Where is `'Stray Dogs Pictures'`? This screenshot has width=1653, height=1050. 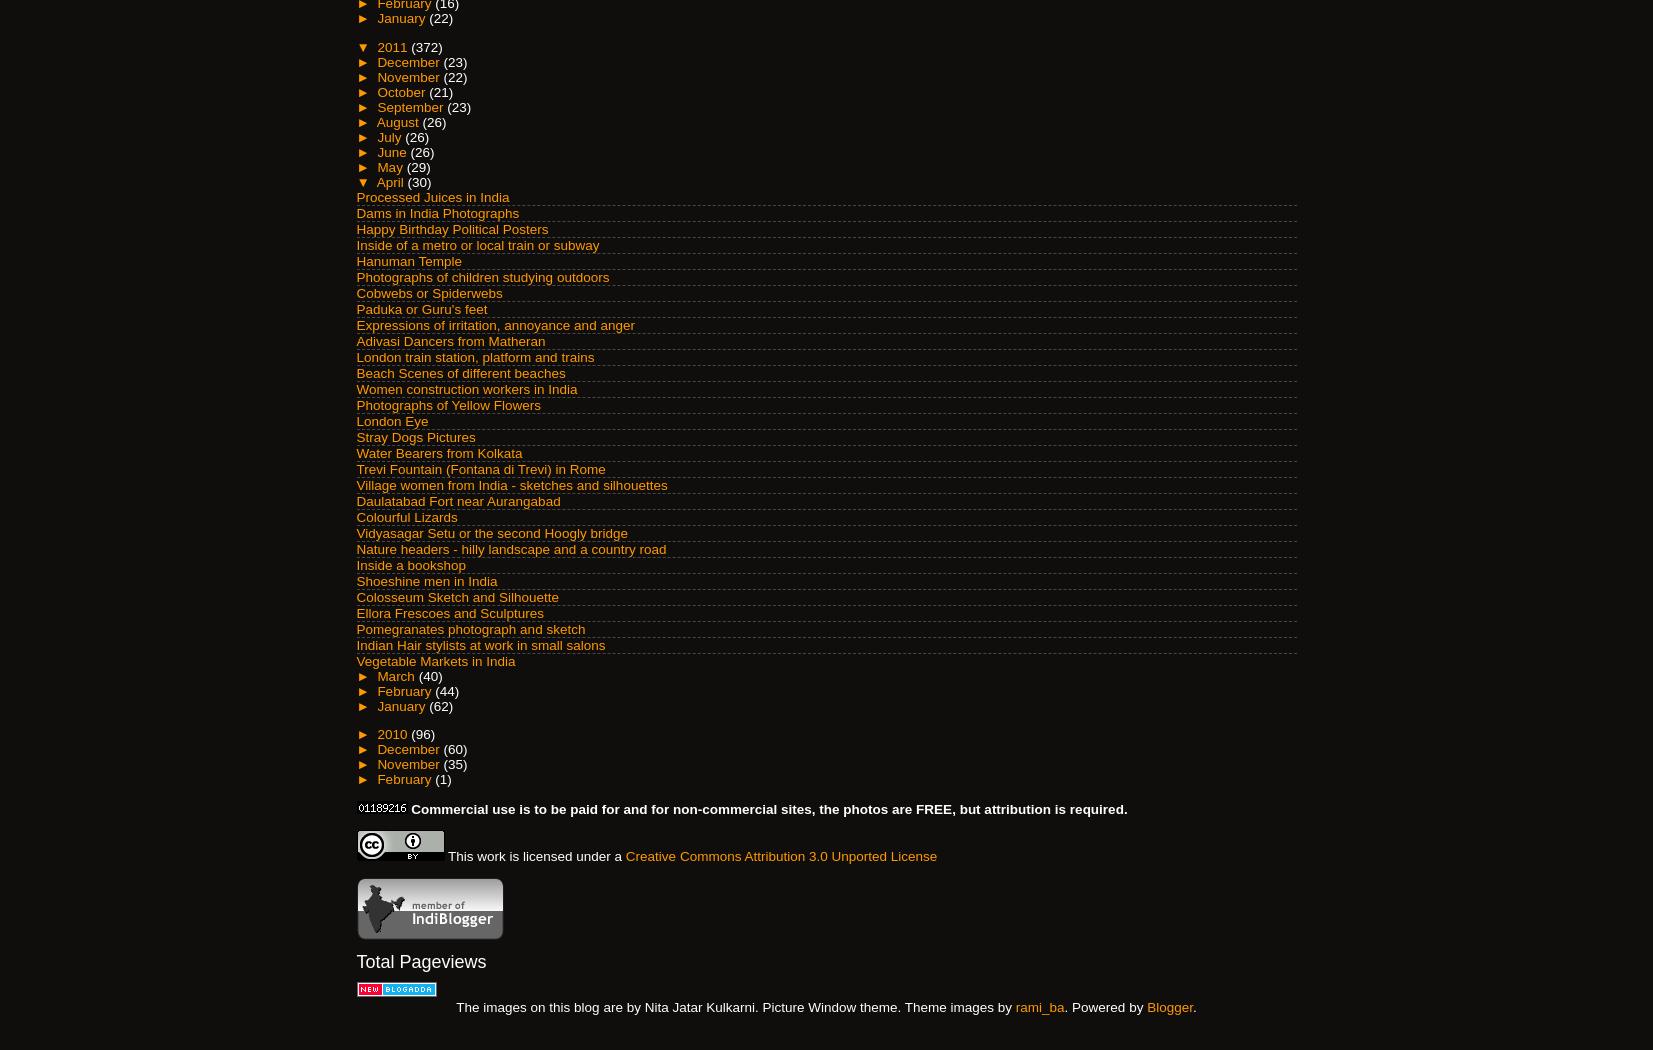 'Stray Dogs Pictures' is located at coordinates (414, 435).